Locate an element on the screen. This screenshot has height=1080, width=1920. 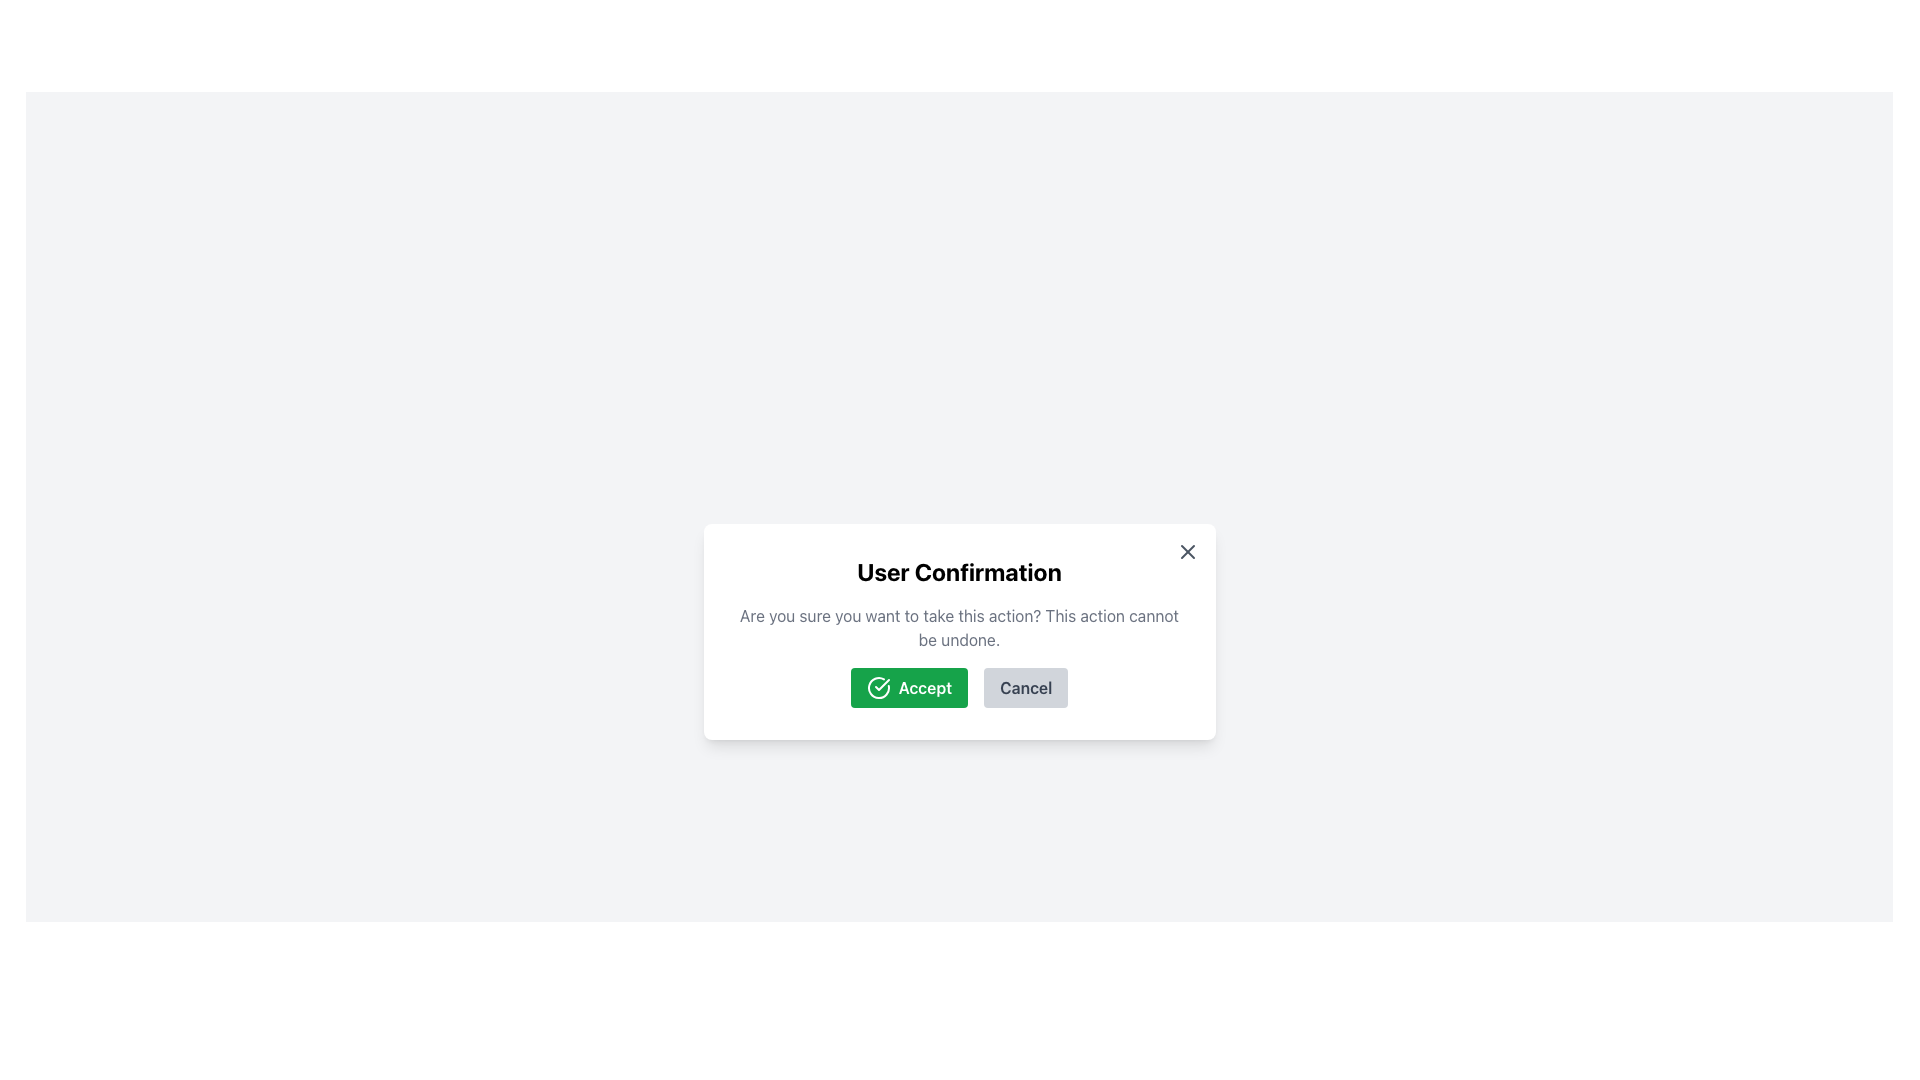
the 'Accept' button within the button group in the modal dialog to confirm the action is located at coordinates (958, 686).